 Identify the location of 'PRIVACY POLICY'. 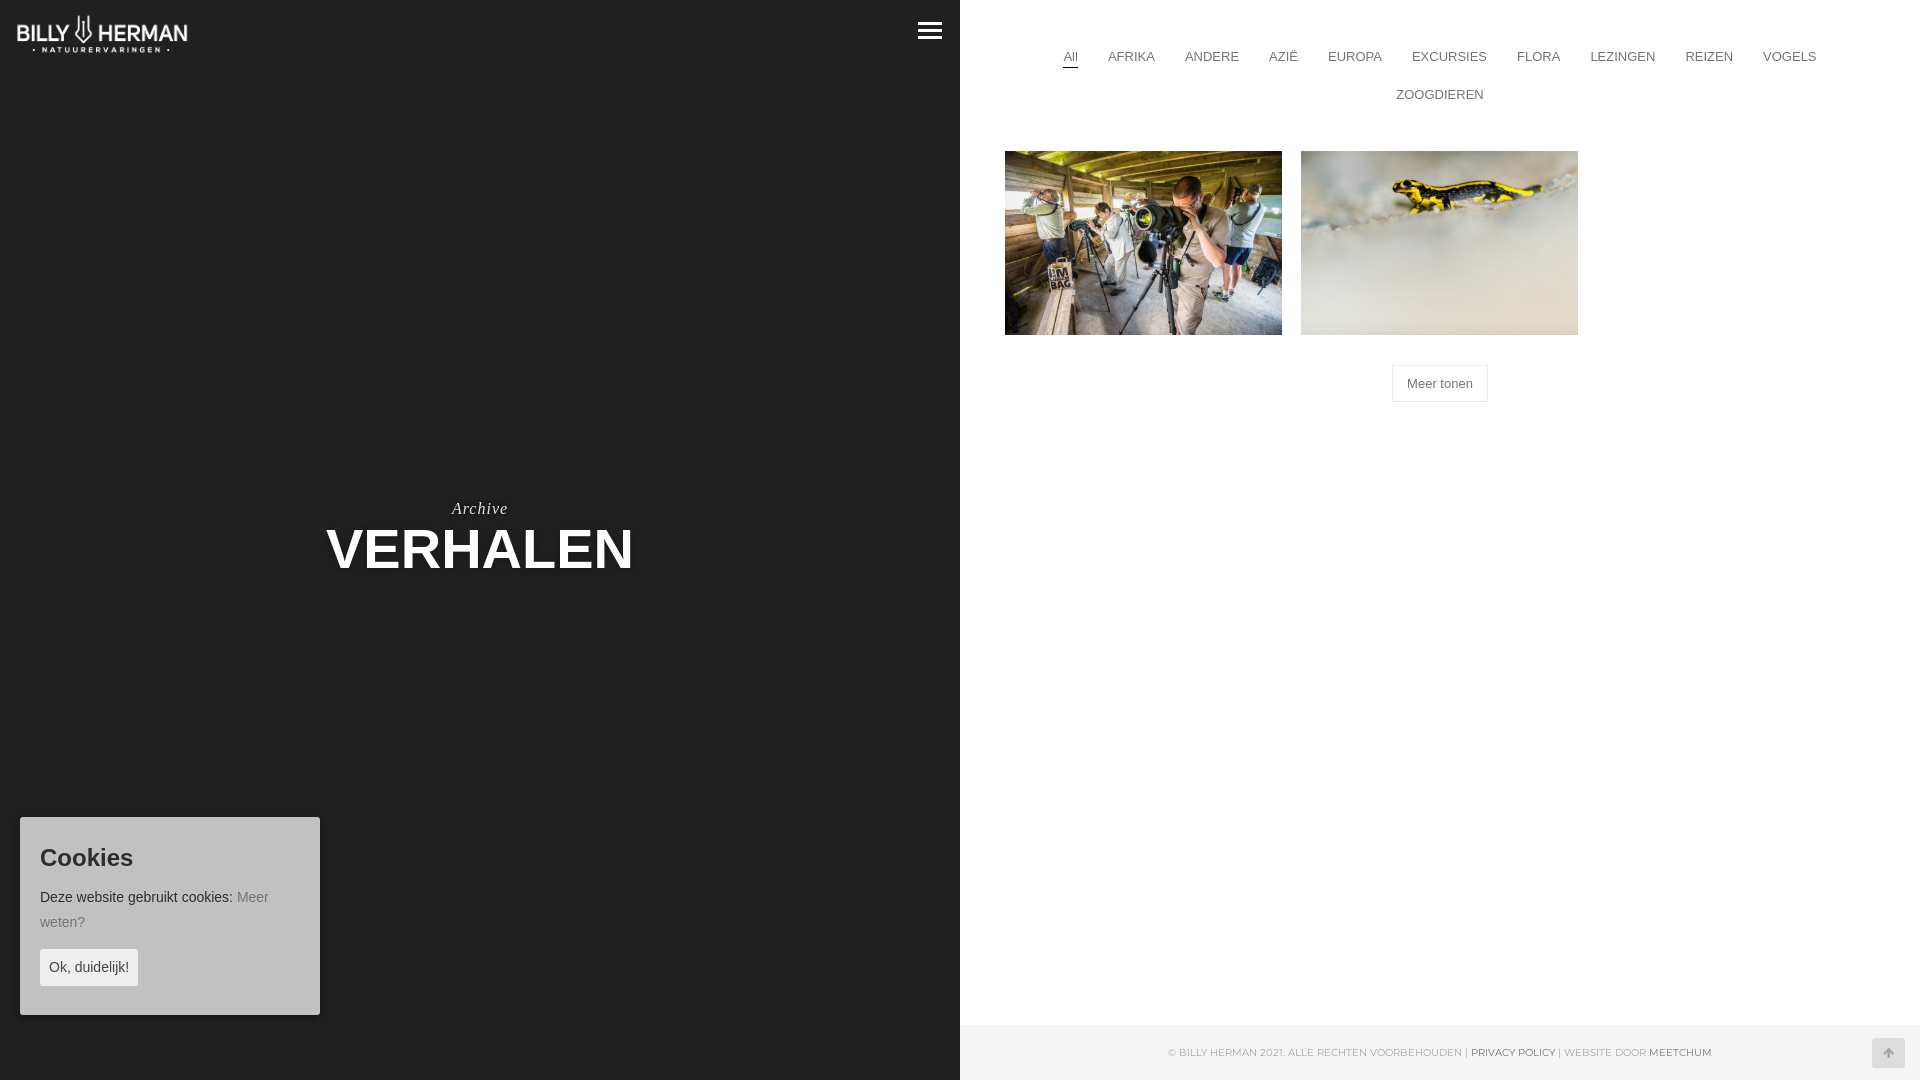
(1512, 1051).